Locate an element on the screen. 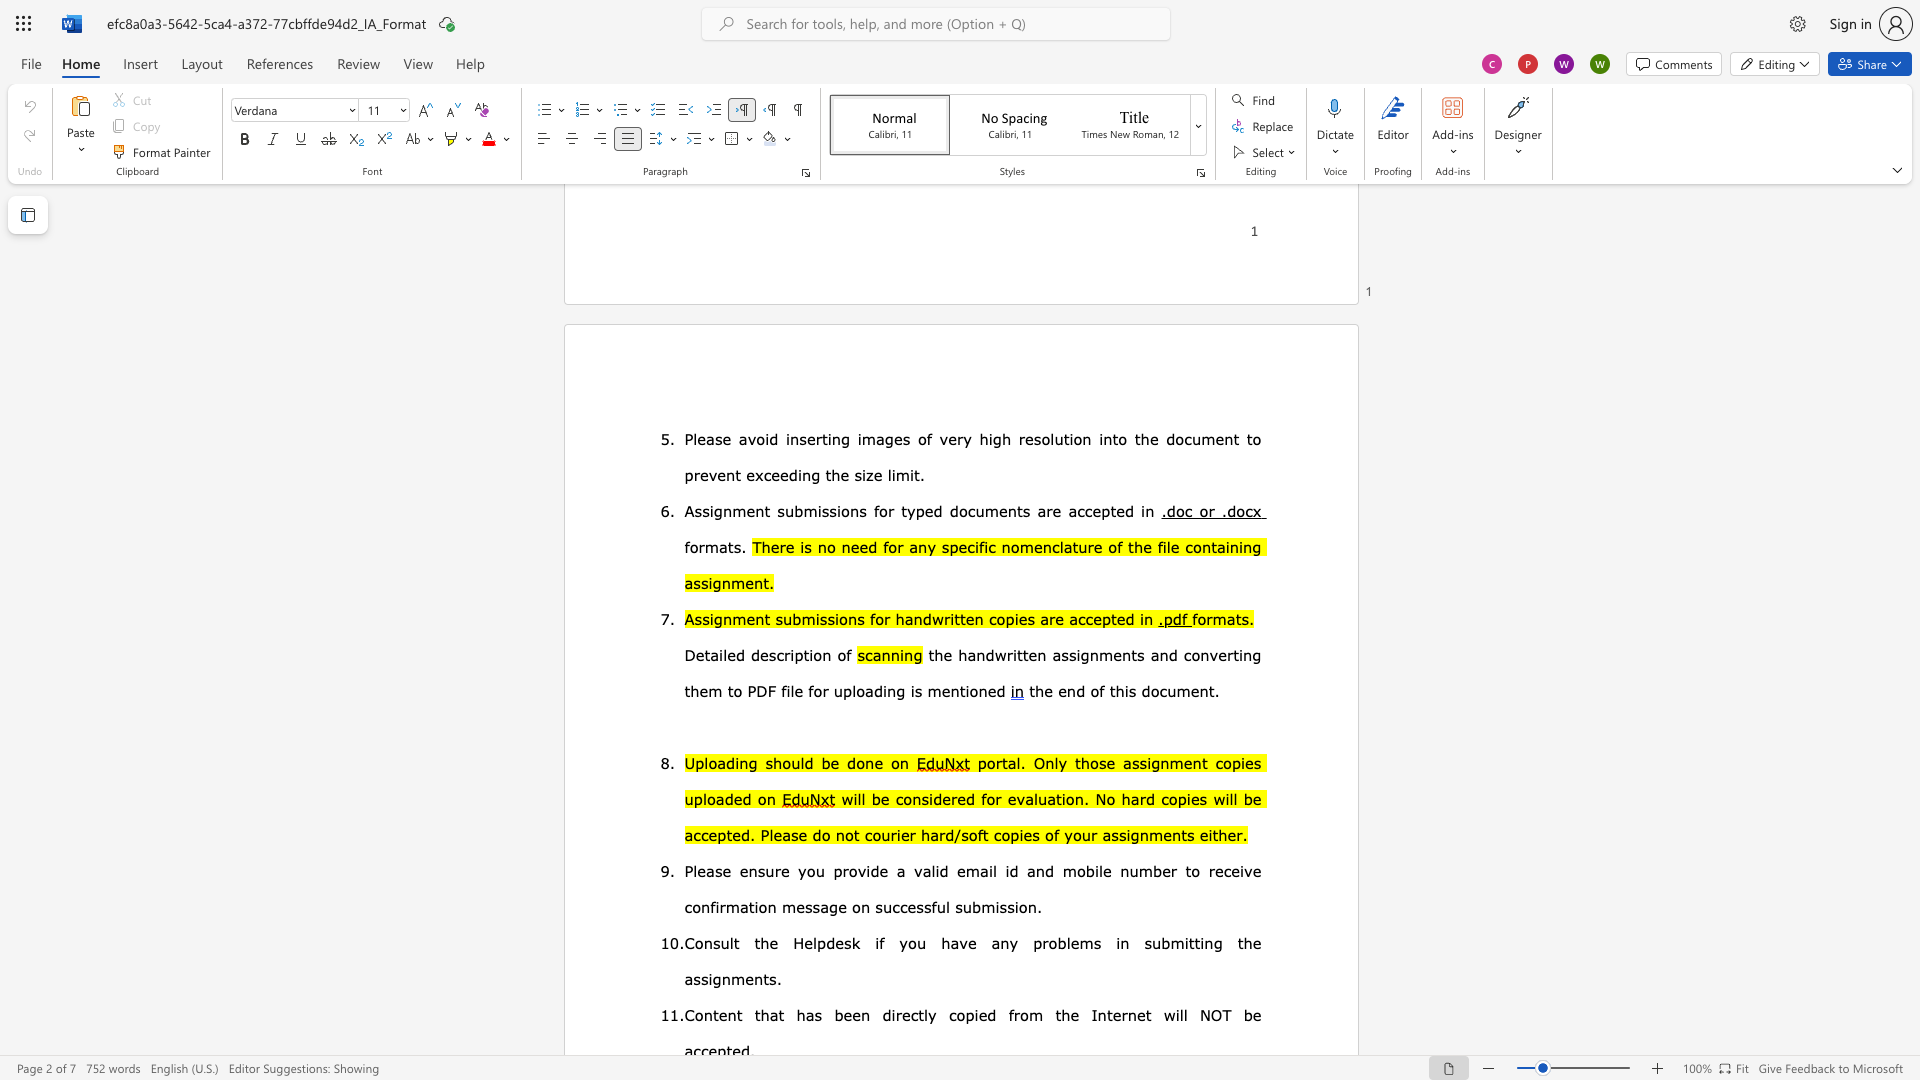 This screenshot has height=1080, width=1920. the 1th character "k" in the text is located at coordinates (855, 942).